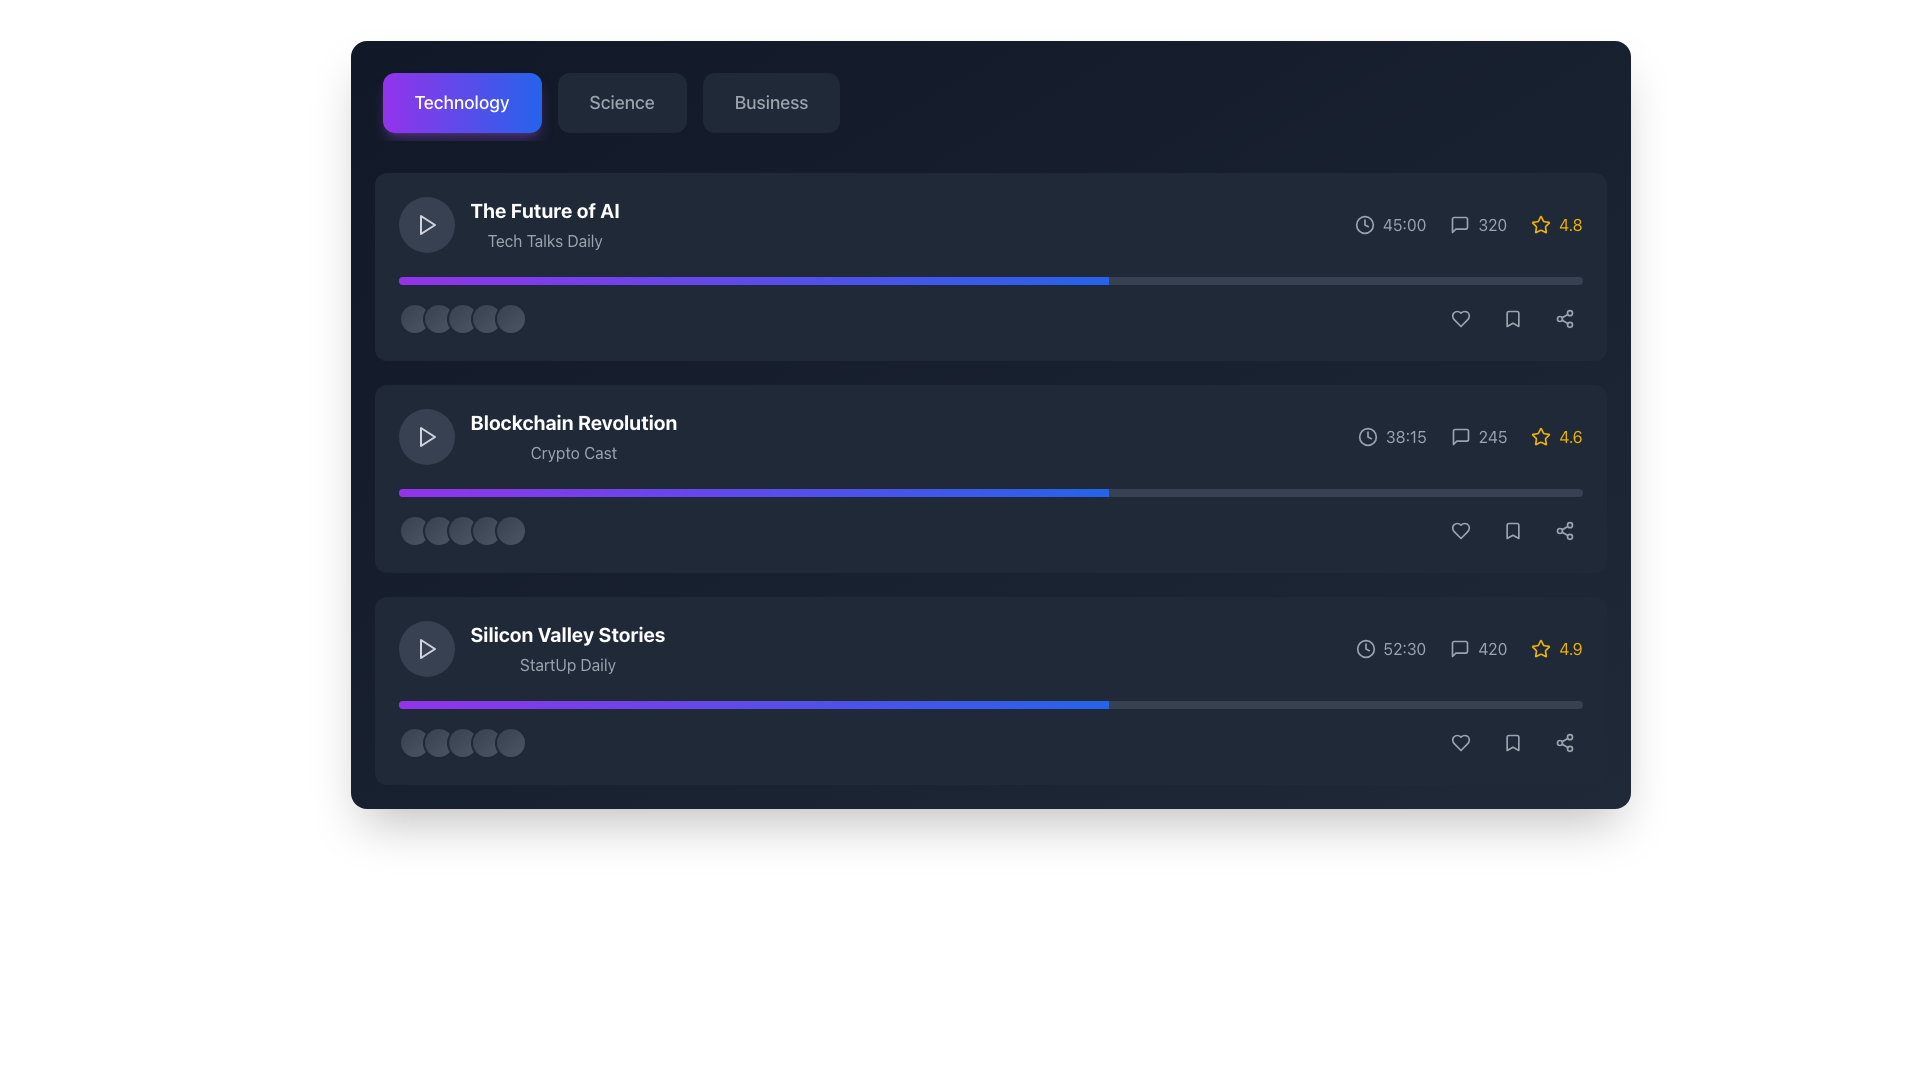 The width and height of the screenshot is (1920, 1080). What do you see at coordinates (510, 530) in the screenshot?
I see `the fifth circular button located below the 'Blockchain Revolution' podcast entry` at bounding box center [510, 530].